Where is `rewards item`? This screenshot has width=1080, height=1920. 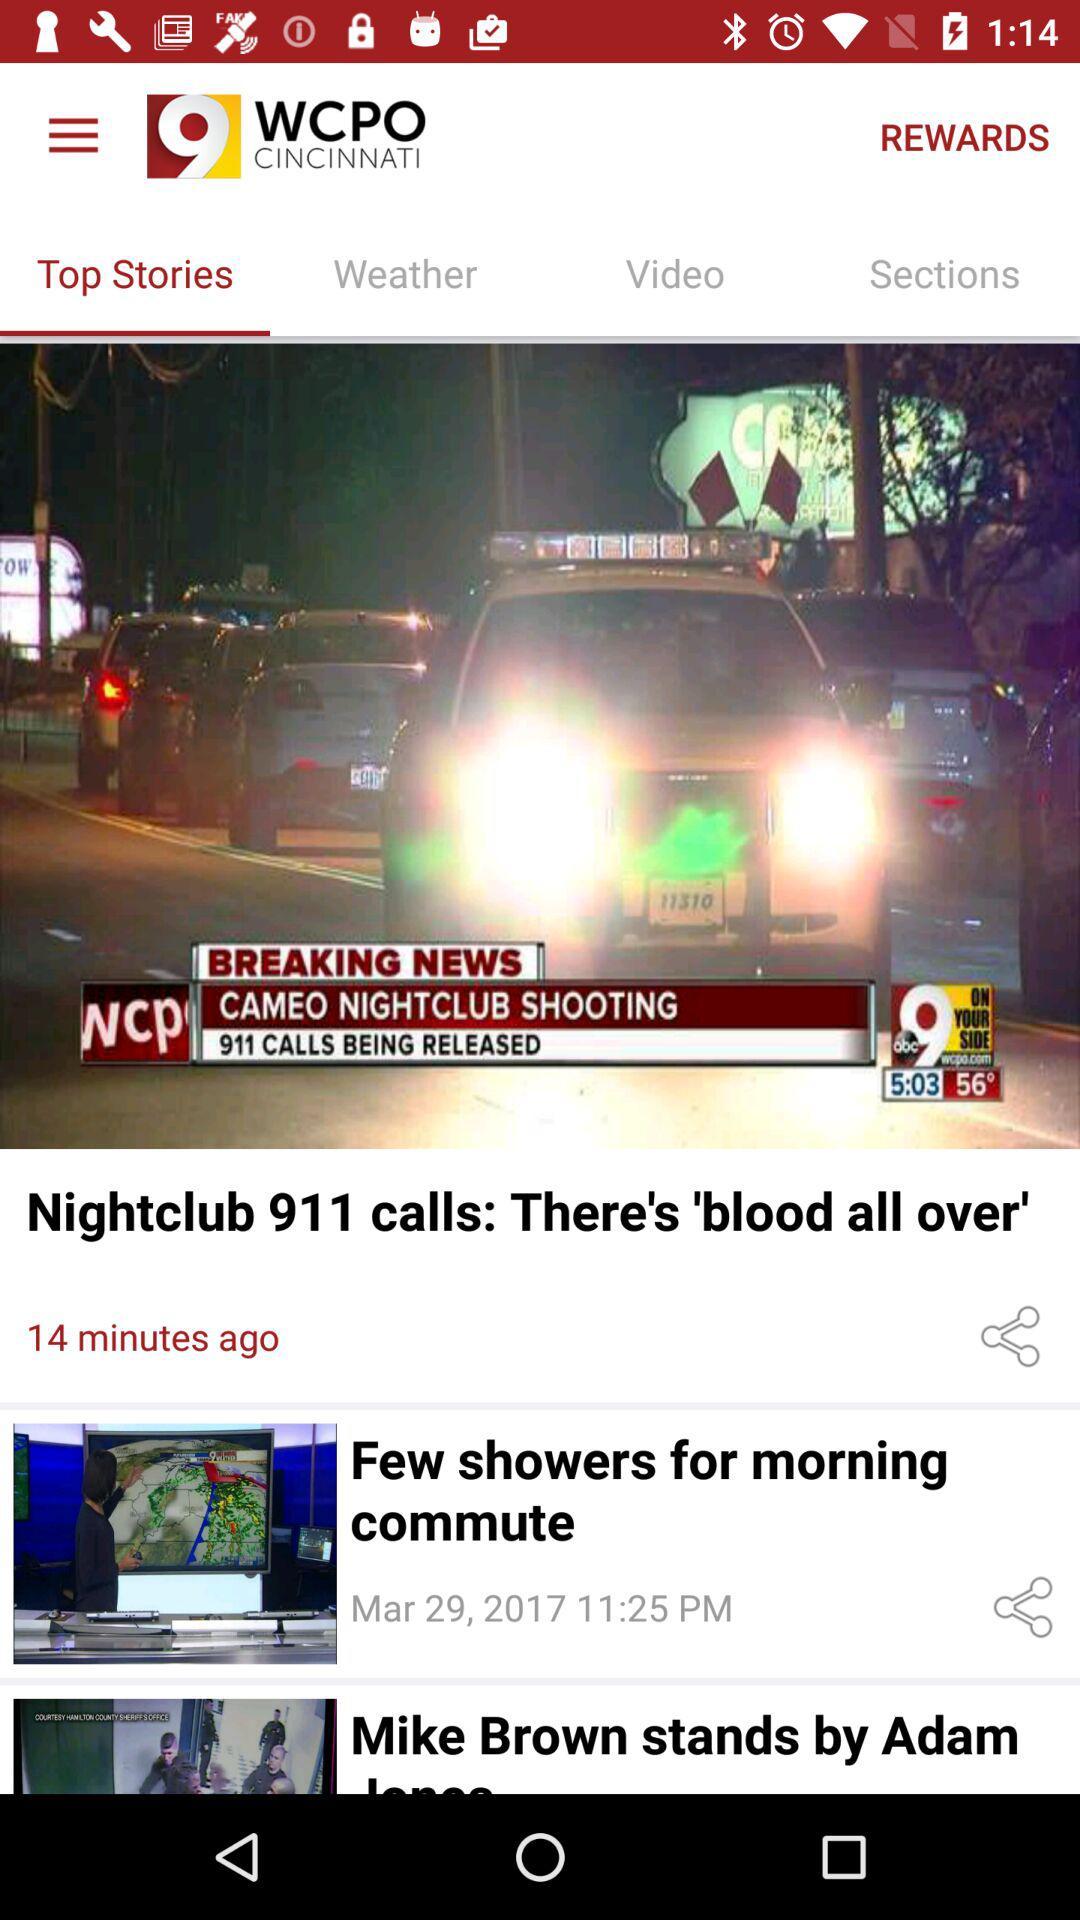
rewards item is located at coordinates (963, 135).